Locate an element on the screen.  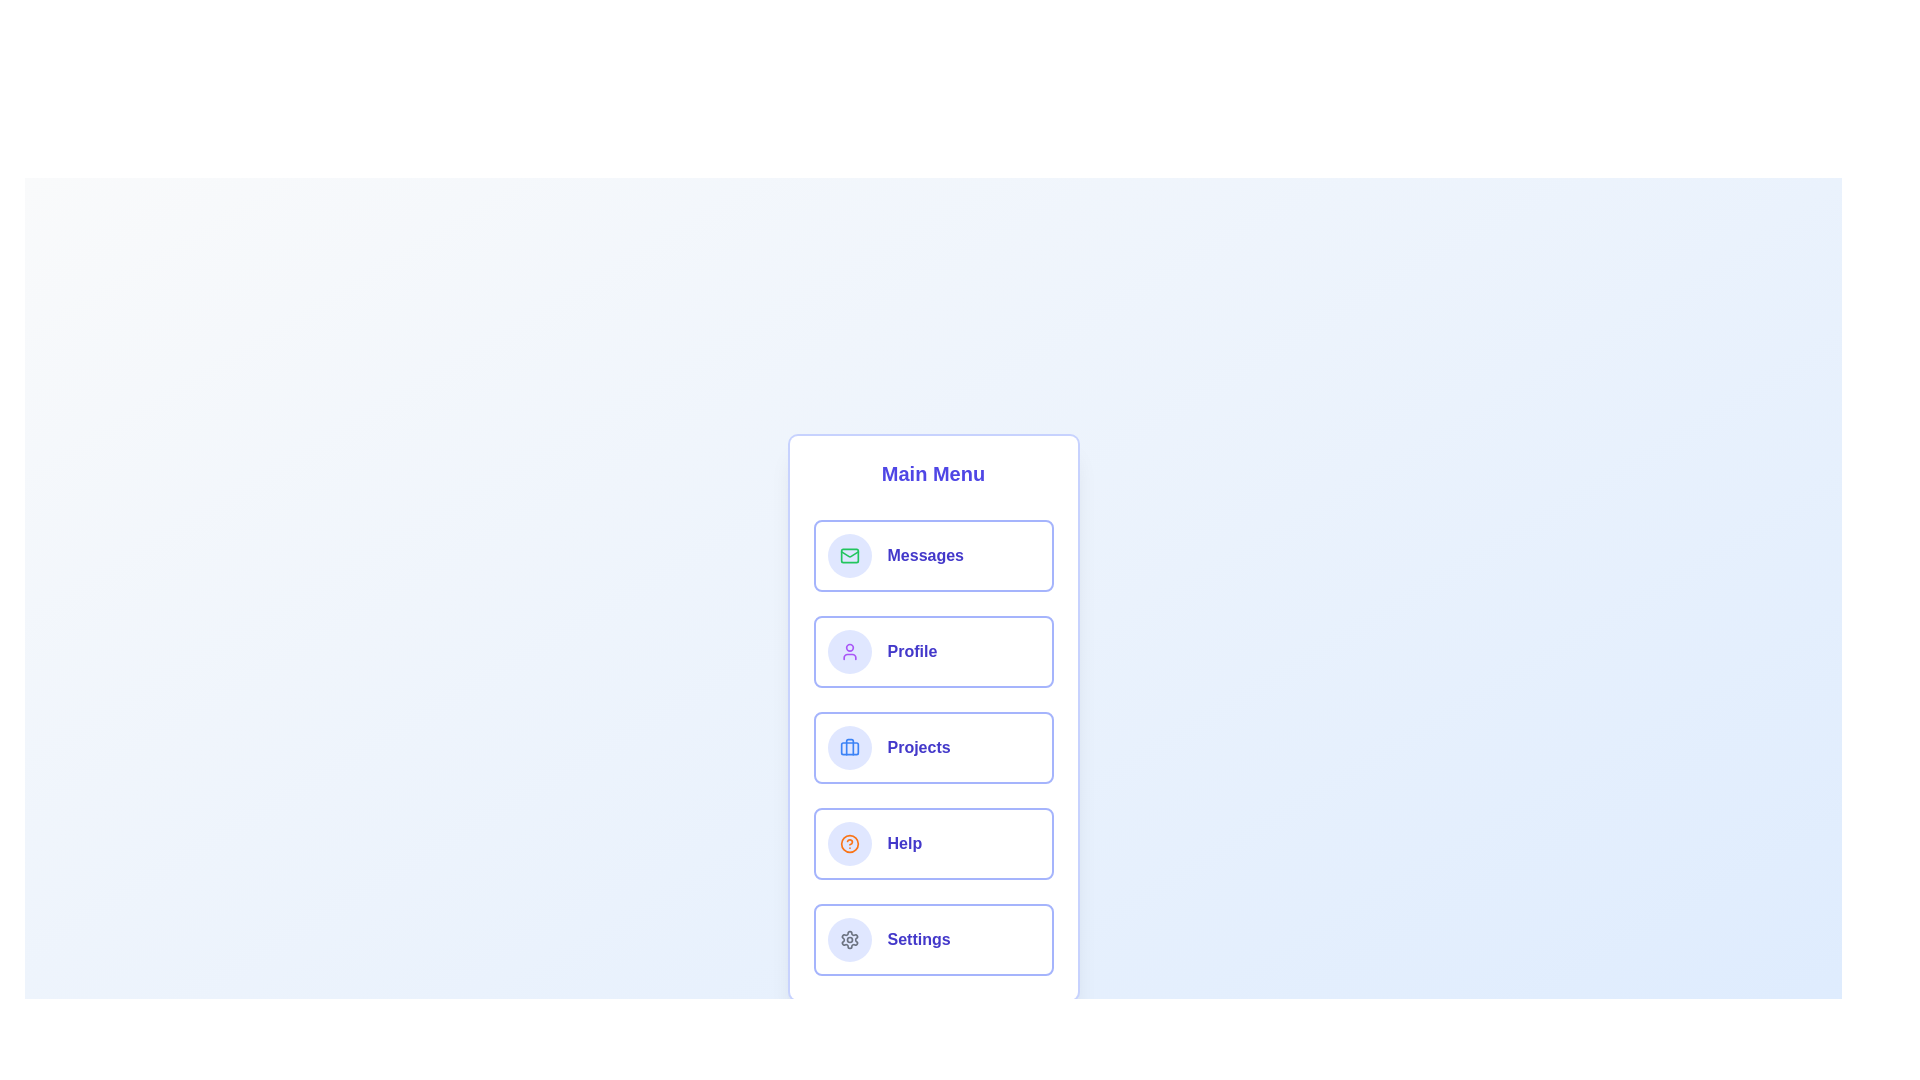
the icon corresponding to Help by clicking on it is located at coordinates (849, 844).